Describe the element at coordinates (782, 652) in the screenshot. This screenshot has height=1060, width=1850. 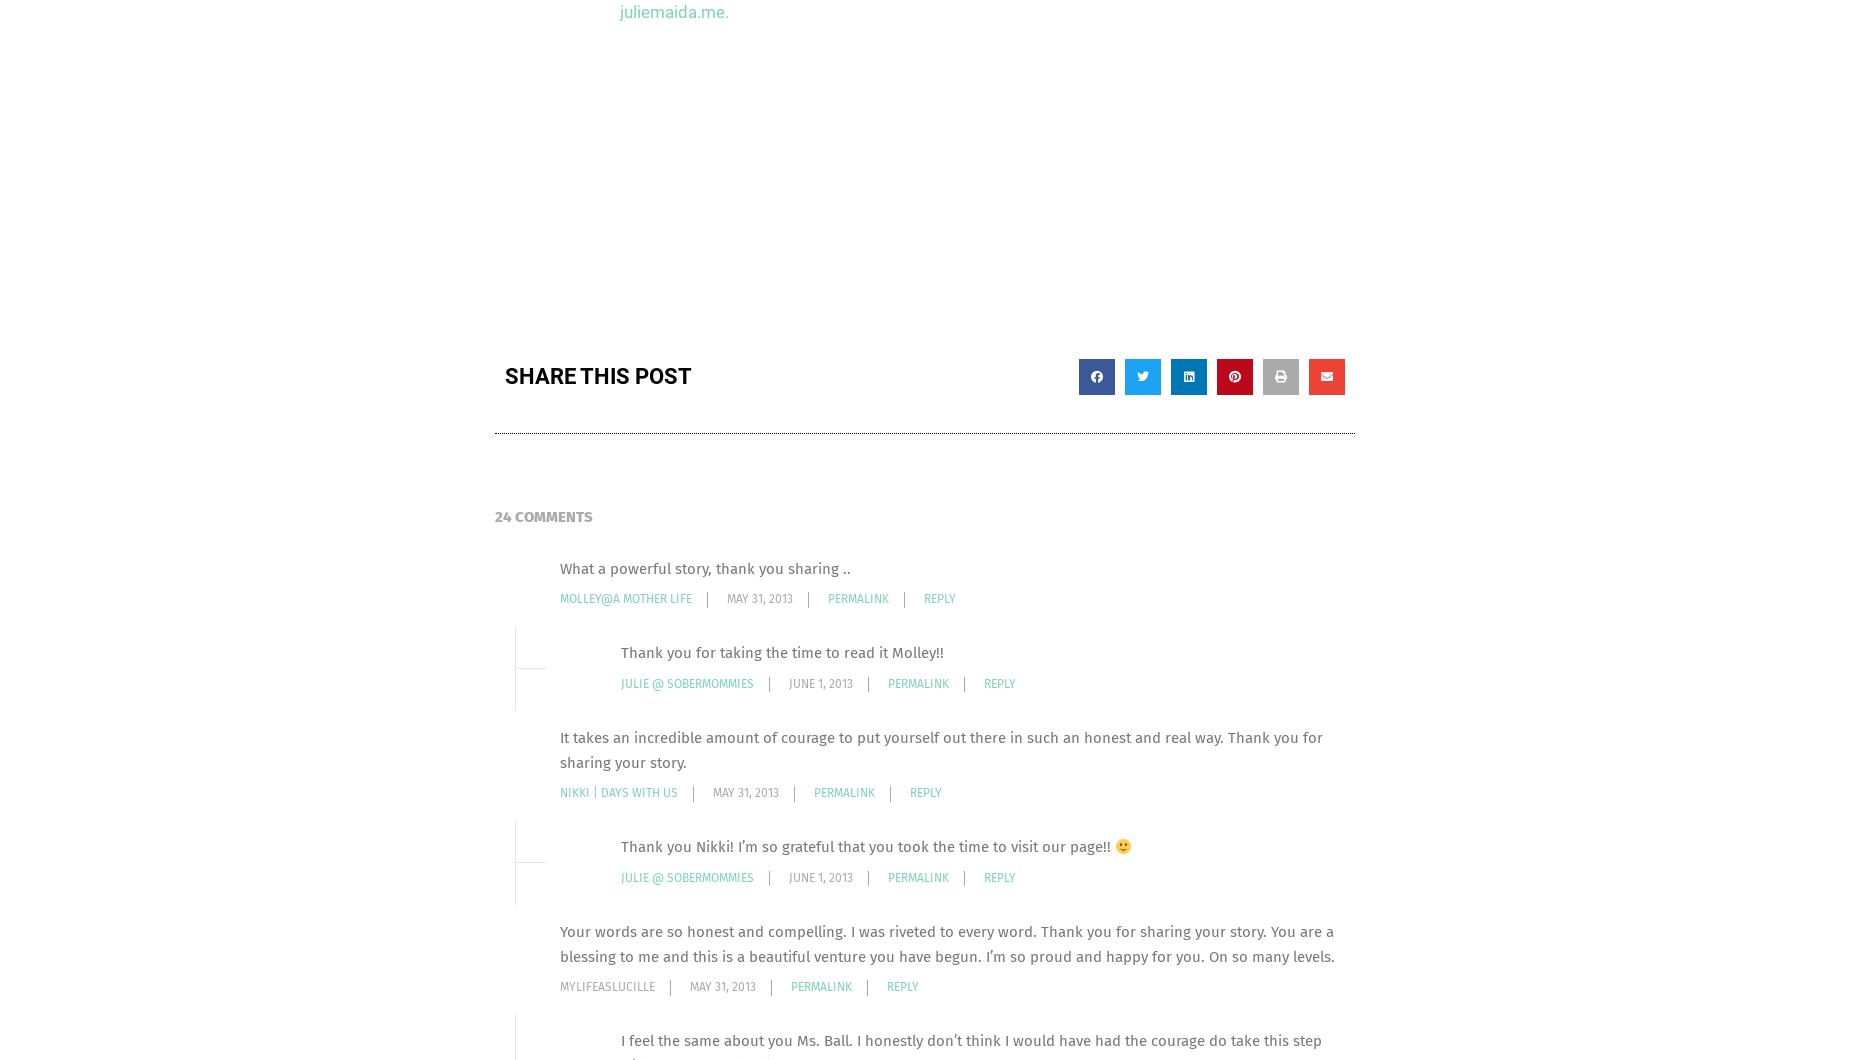
I see `'Thank you for taking the time to read it Molley!!'` at that location.